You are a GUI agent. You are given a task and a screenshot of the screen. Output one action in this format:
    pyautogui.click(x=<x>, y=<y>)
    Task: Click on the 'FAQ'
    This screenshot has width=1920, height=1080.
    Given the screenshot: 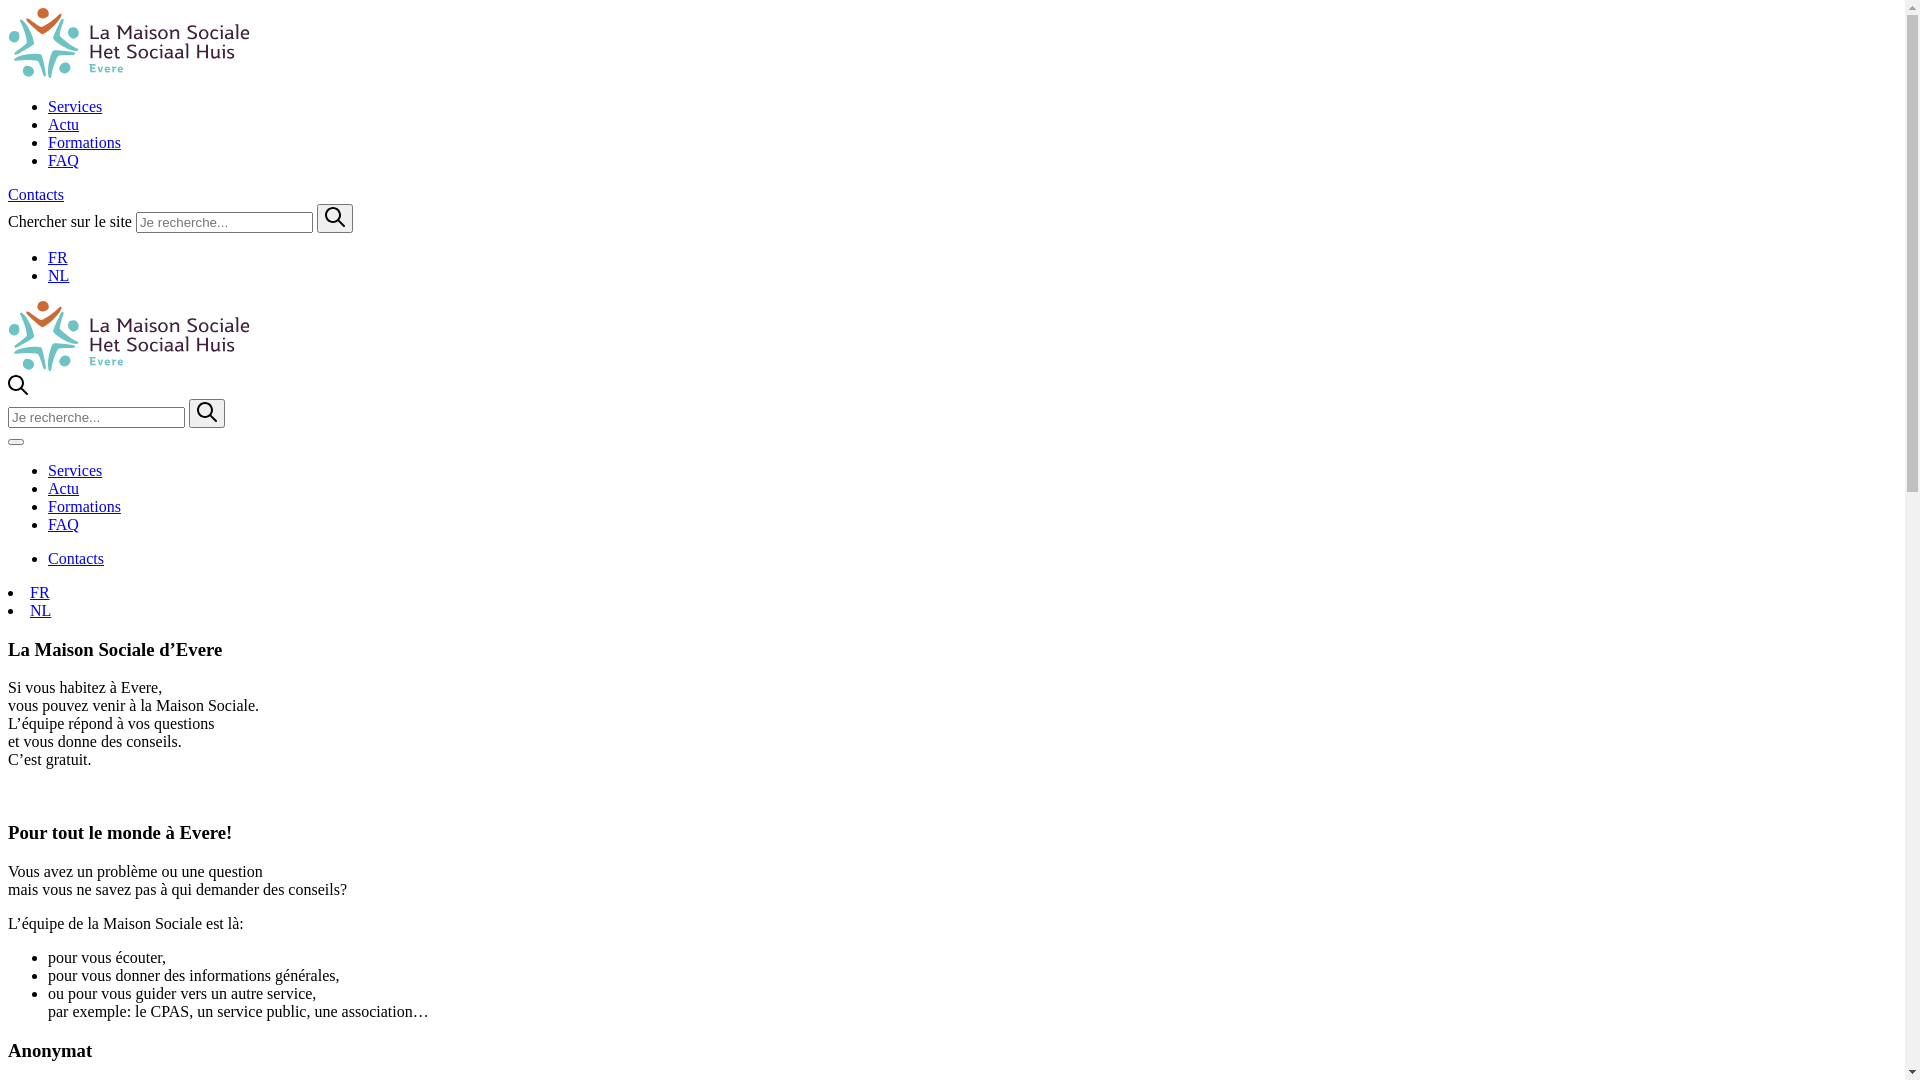 What is the action you would take?
    pyautogui.click(x=63, y=523)
    